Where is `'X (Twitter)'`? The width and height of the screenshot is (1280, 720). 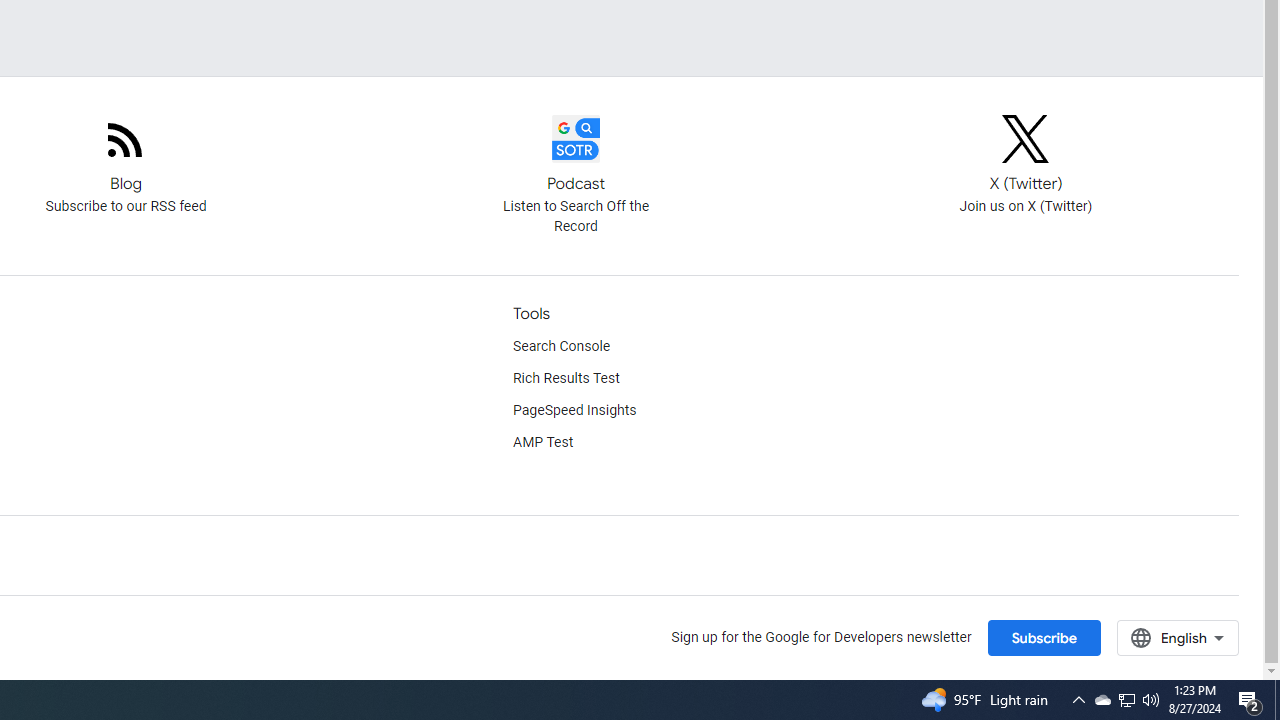 'X (Twitter)' is located at coordinates (1025, 137).